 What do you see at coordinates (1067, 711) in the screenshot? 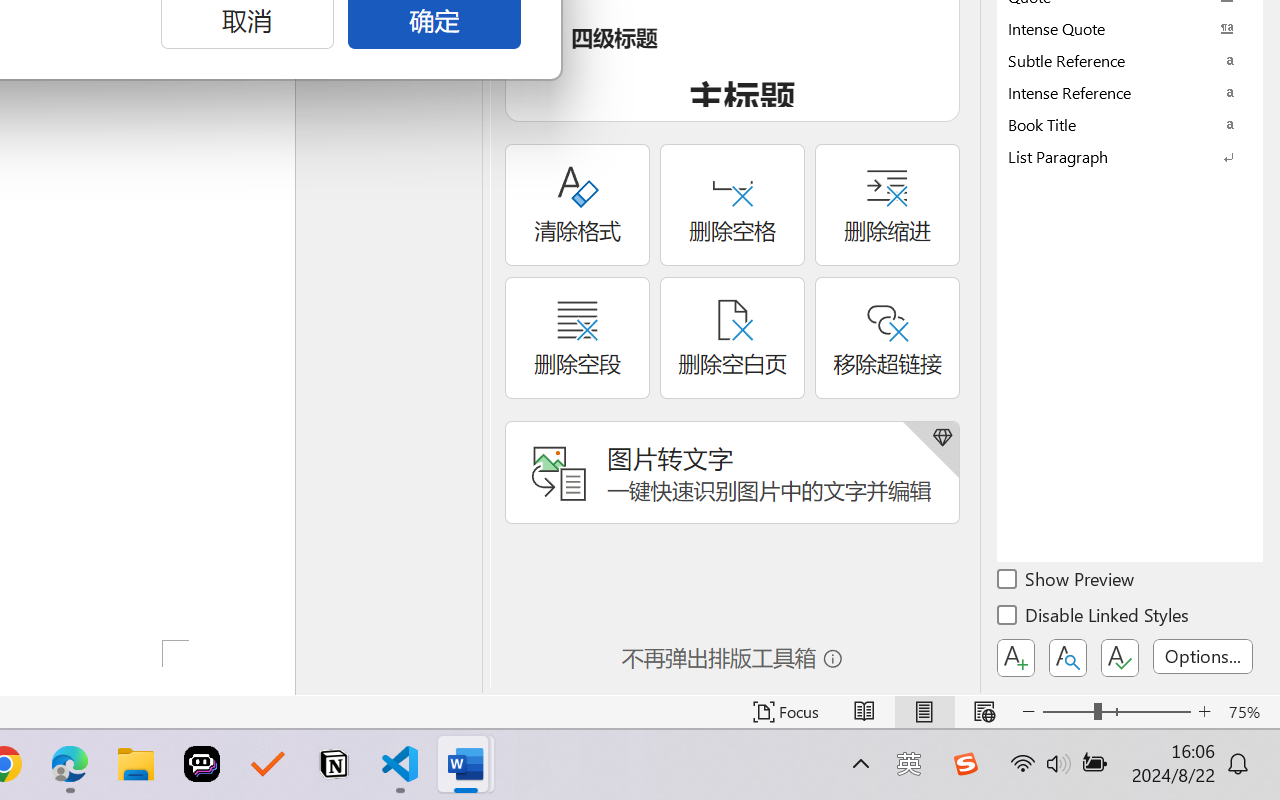
I see `'Zoom Out'` at bounding box center [1067, 711].